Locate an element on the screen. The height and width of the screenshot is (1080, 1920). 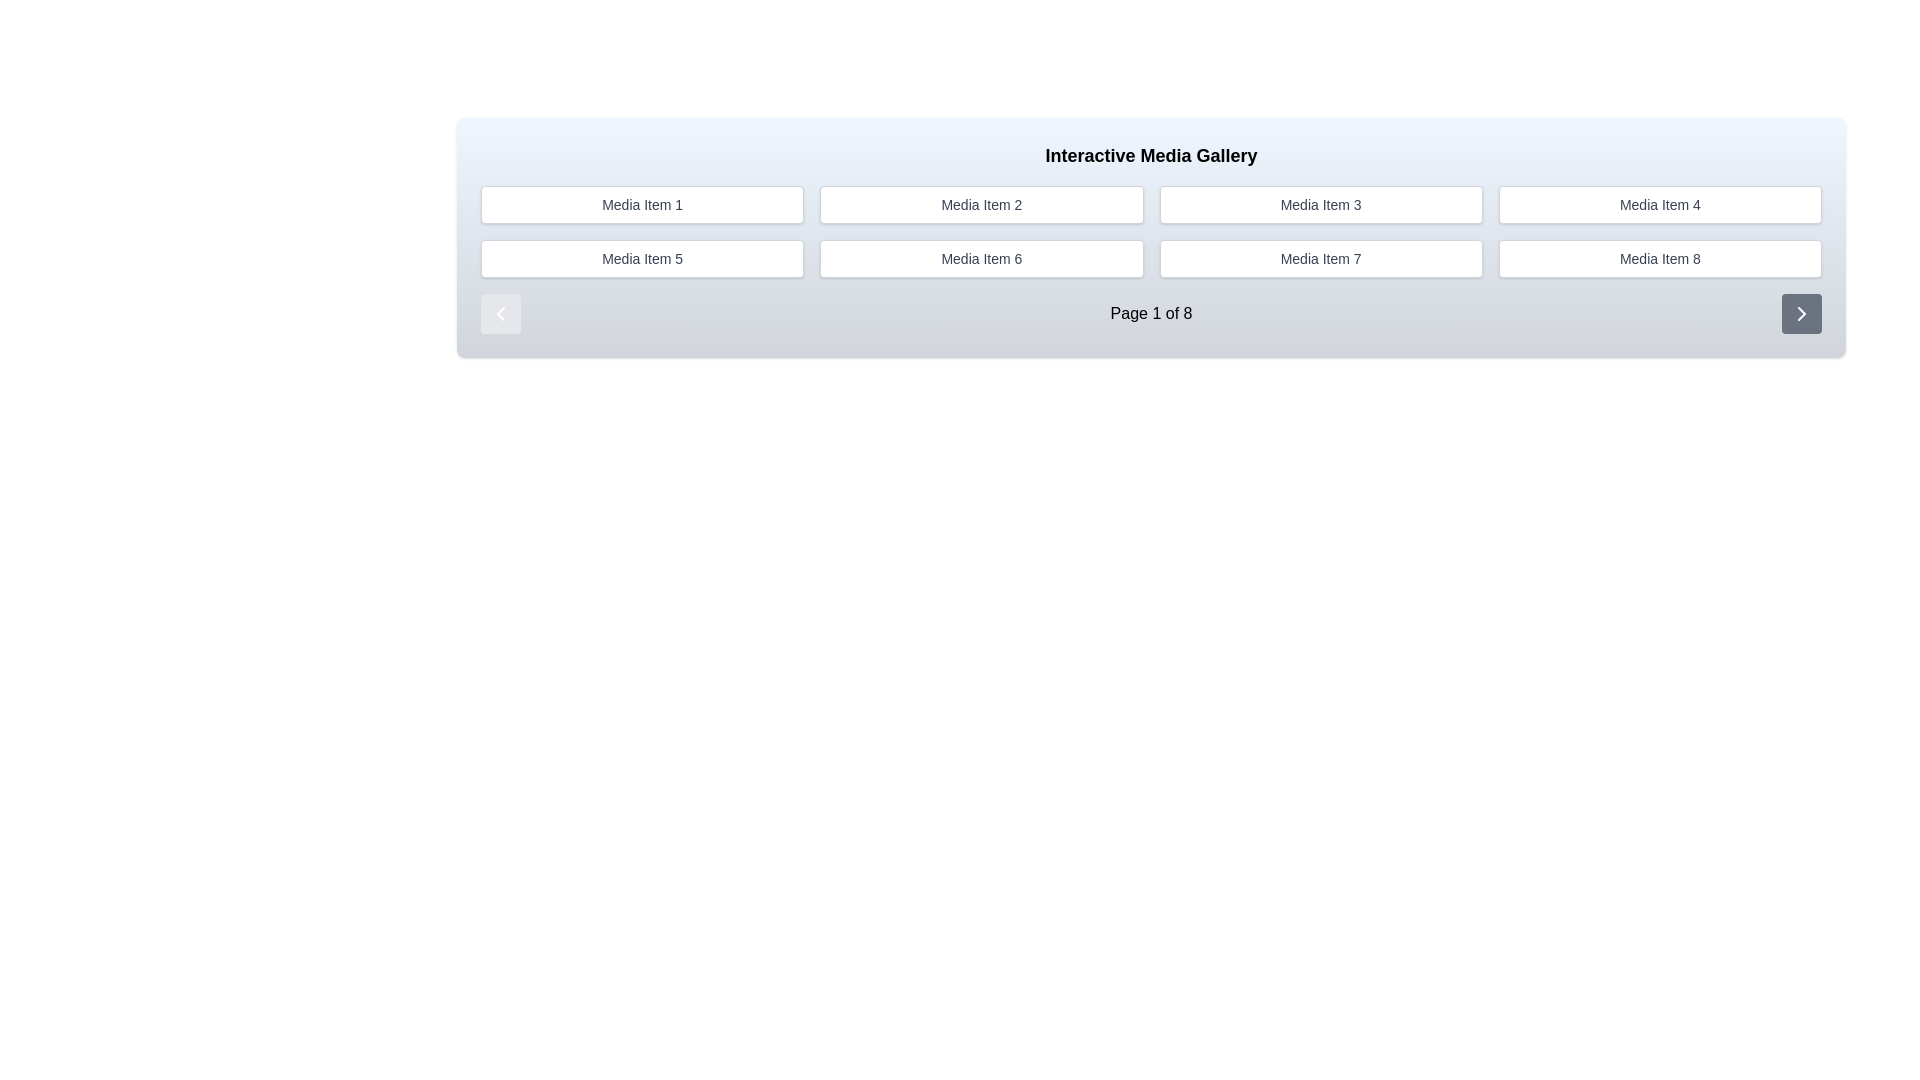
the 'Next' button located in the bottom-right corner of the gallery component is located at coordinates (1801, 313).